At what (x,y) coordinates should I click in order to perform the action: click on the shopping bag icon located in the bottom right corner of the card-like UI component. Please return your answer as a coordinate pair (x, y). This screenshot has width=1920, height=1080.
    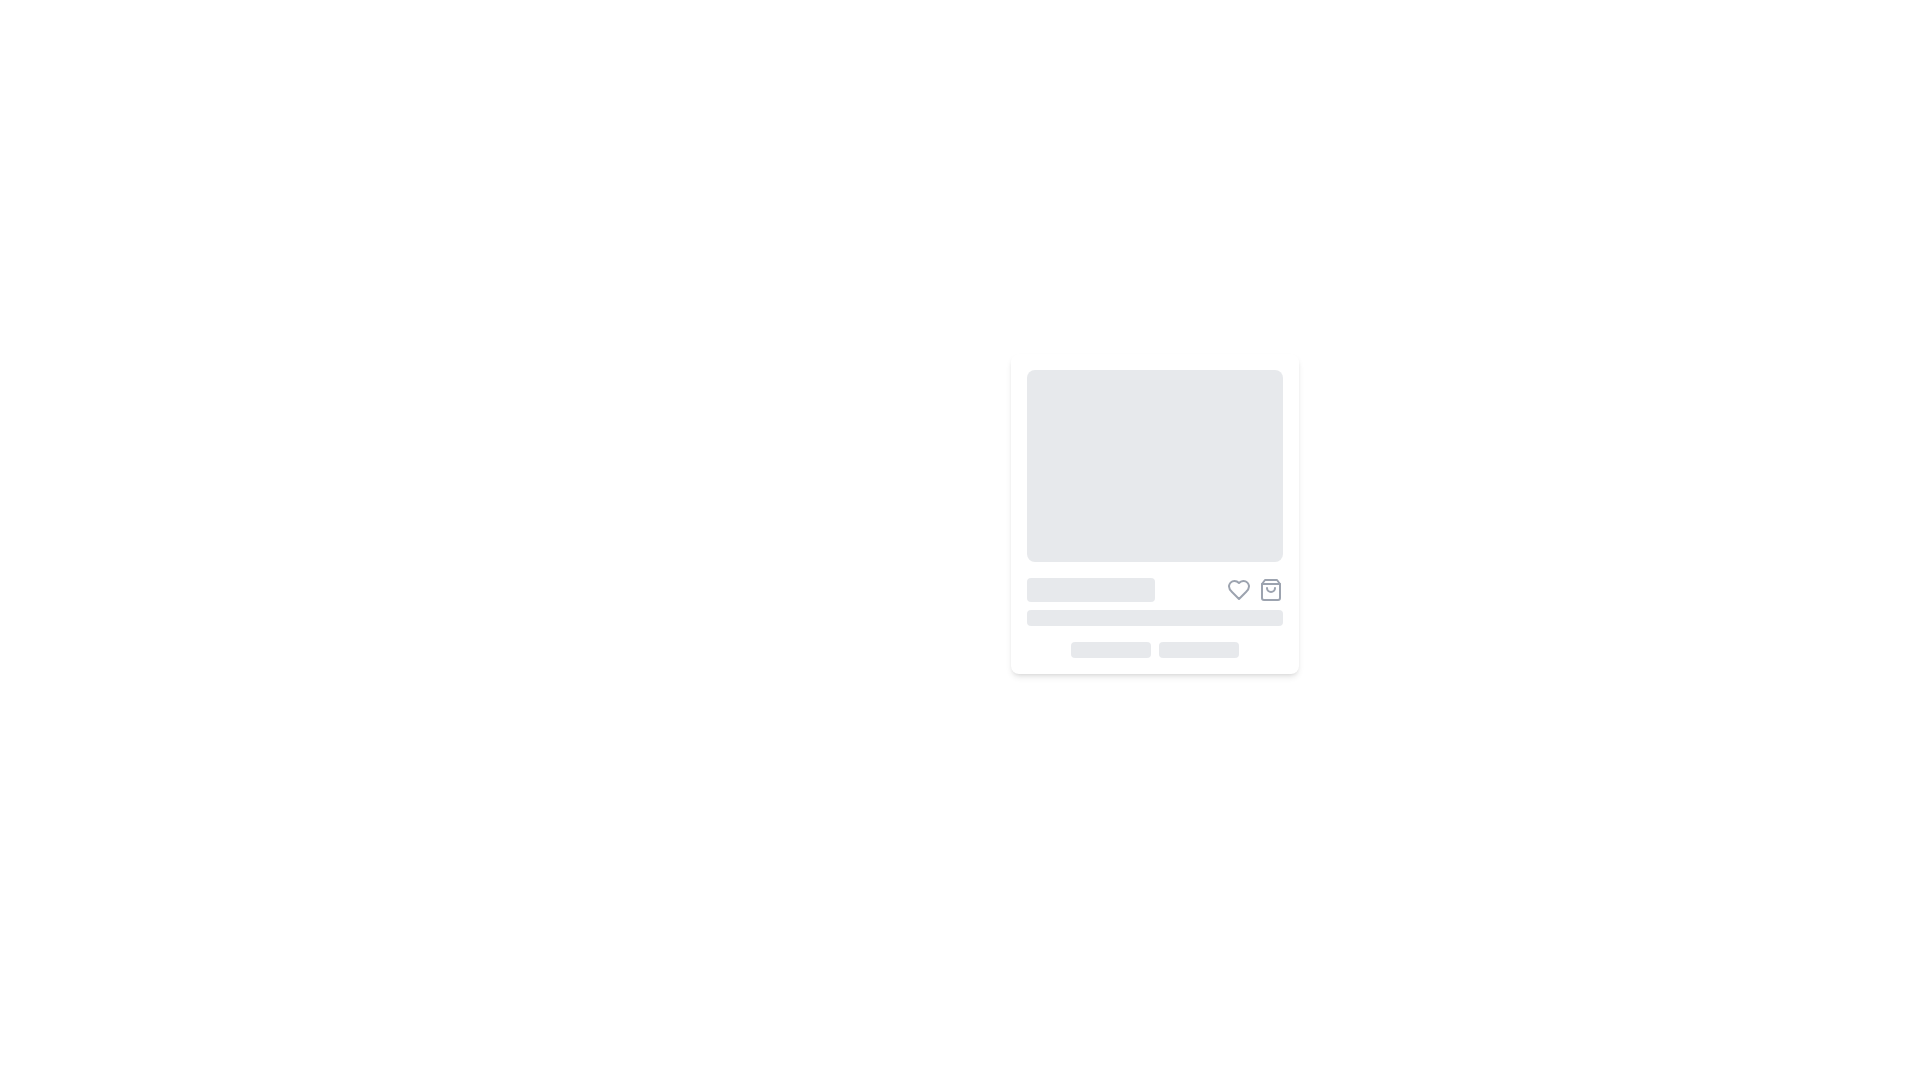
    Looking at the image, I should click on (1270, 589).